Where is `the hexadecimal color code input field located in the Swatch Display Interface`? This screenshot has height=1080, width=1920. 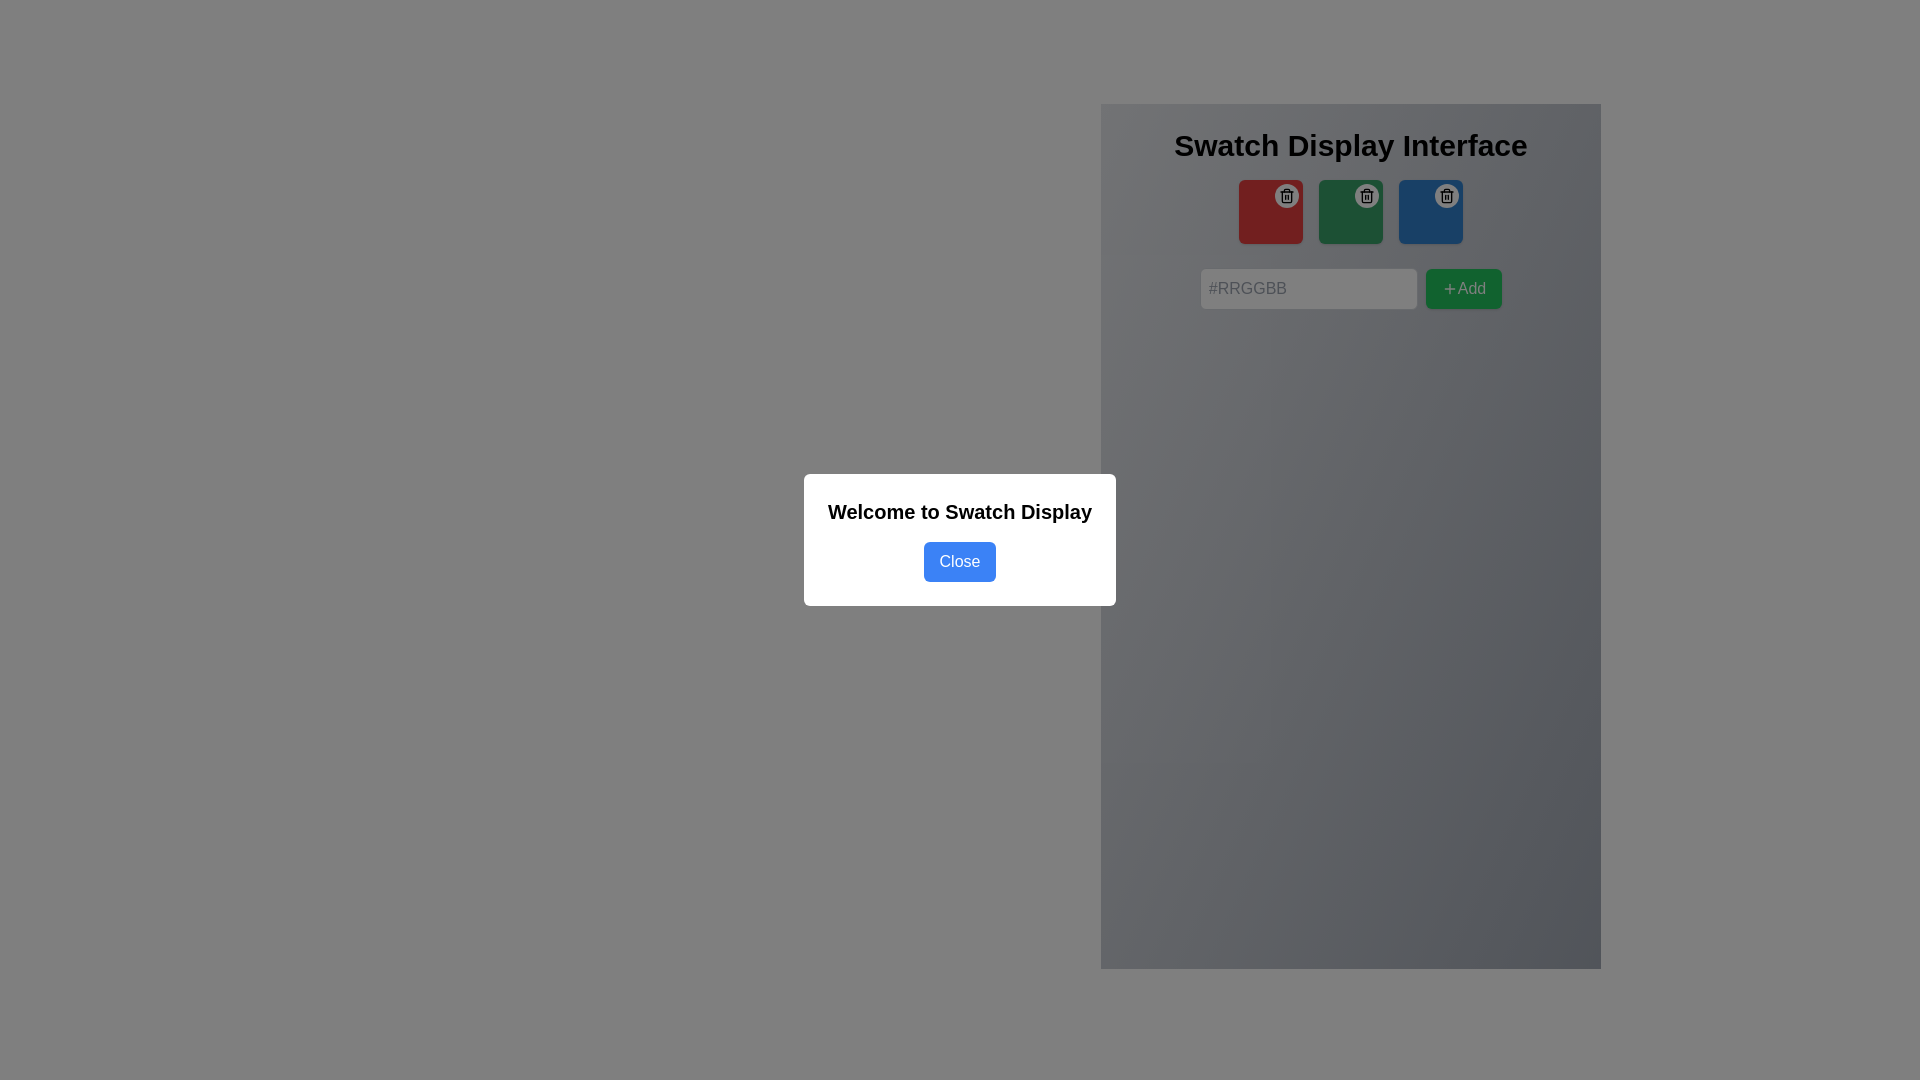
the hexadecimal color code input field located in the Swatch Display Interface is located at coordinates (1308, 289).